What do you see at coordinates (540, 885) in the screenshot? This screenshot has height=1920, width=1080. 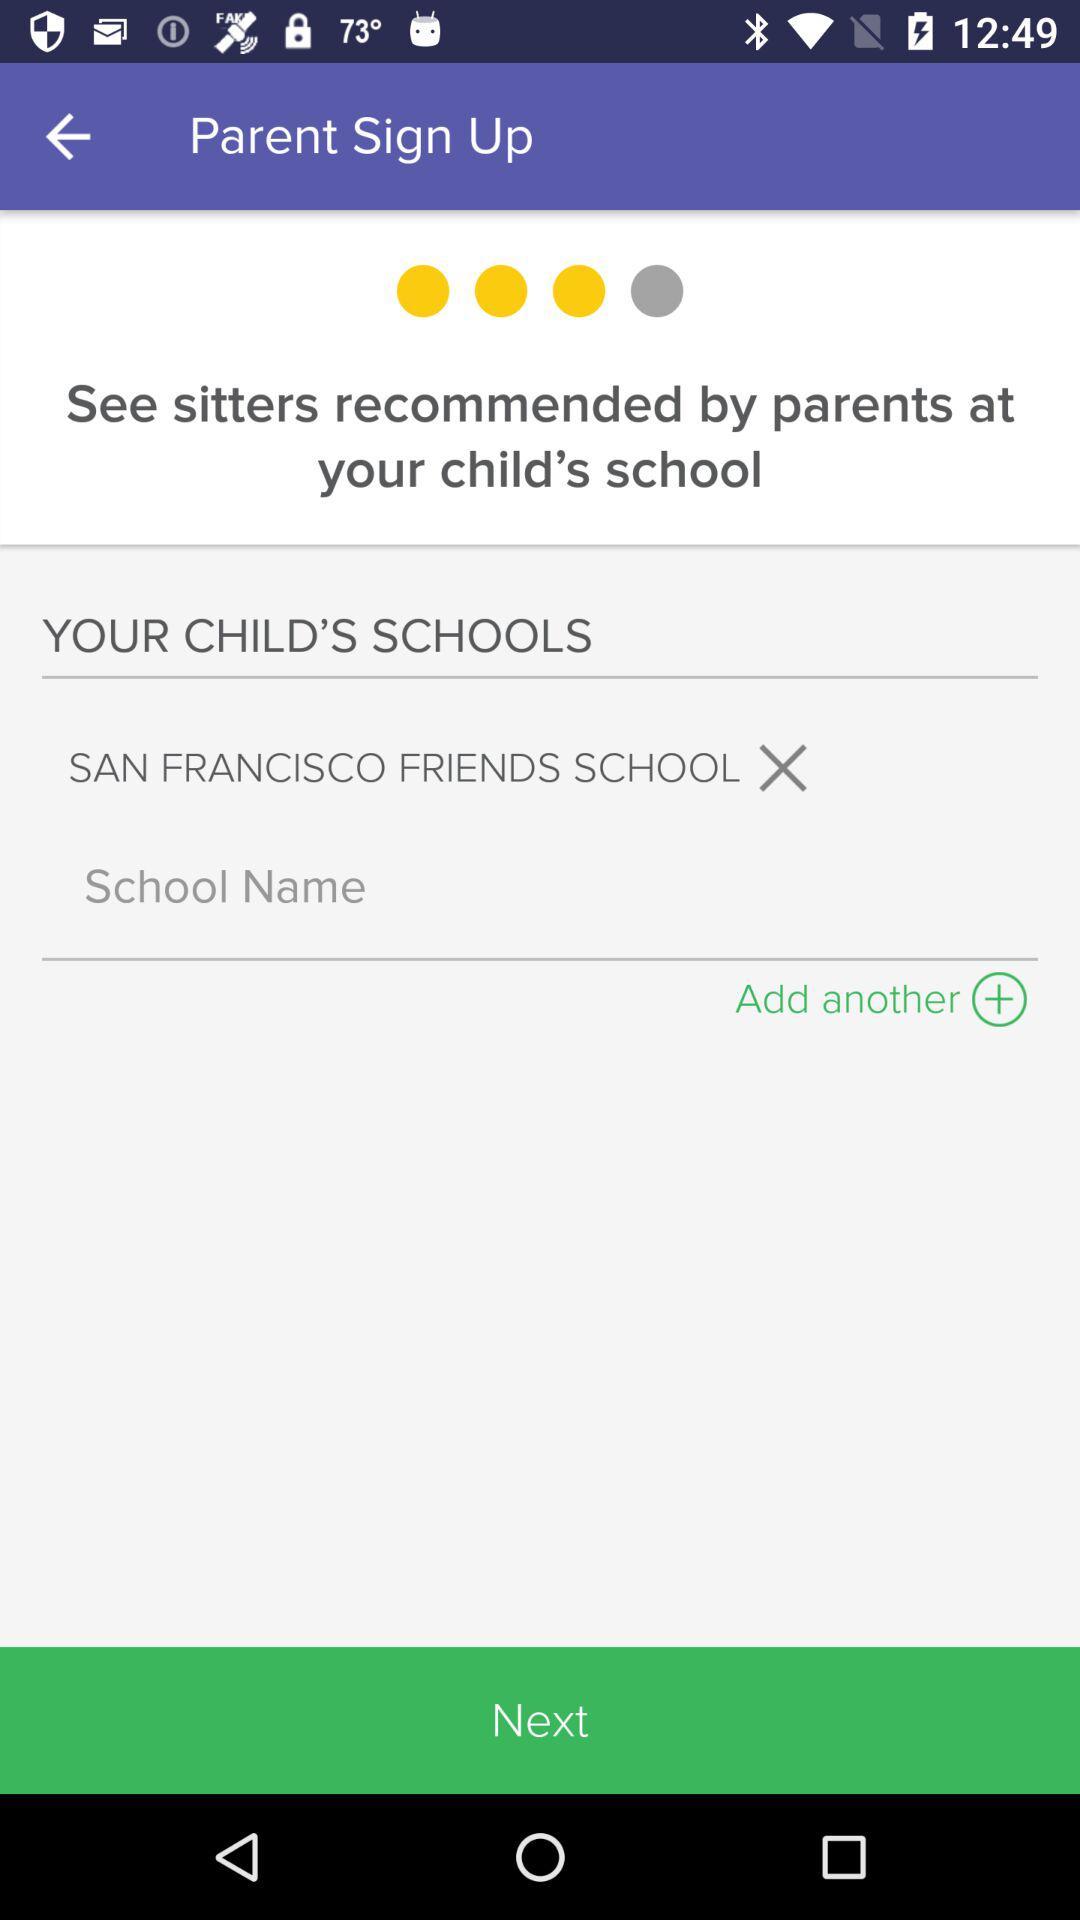 I see `input school name` at bounding box center [540, 885].